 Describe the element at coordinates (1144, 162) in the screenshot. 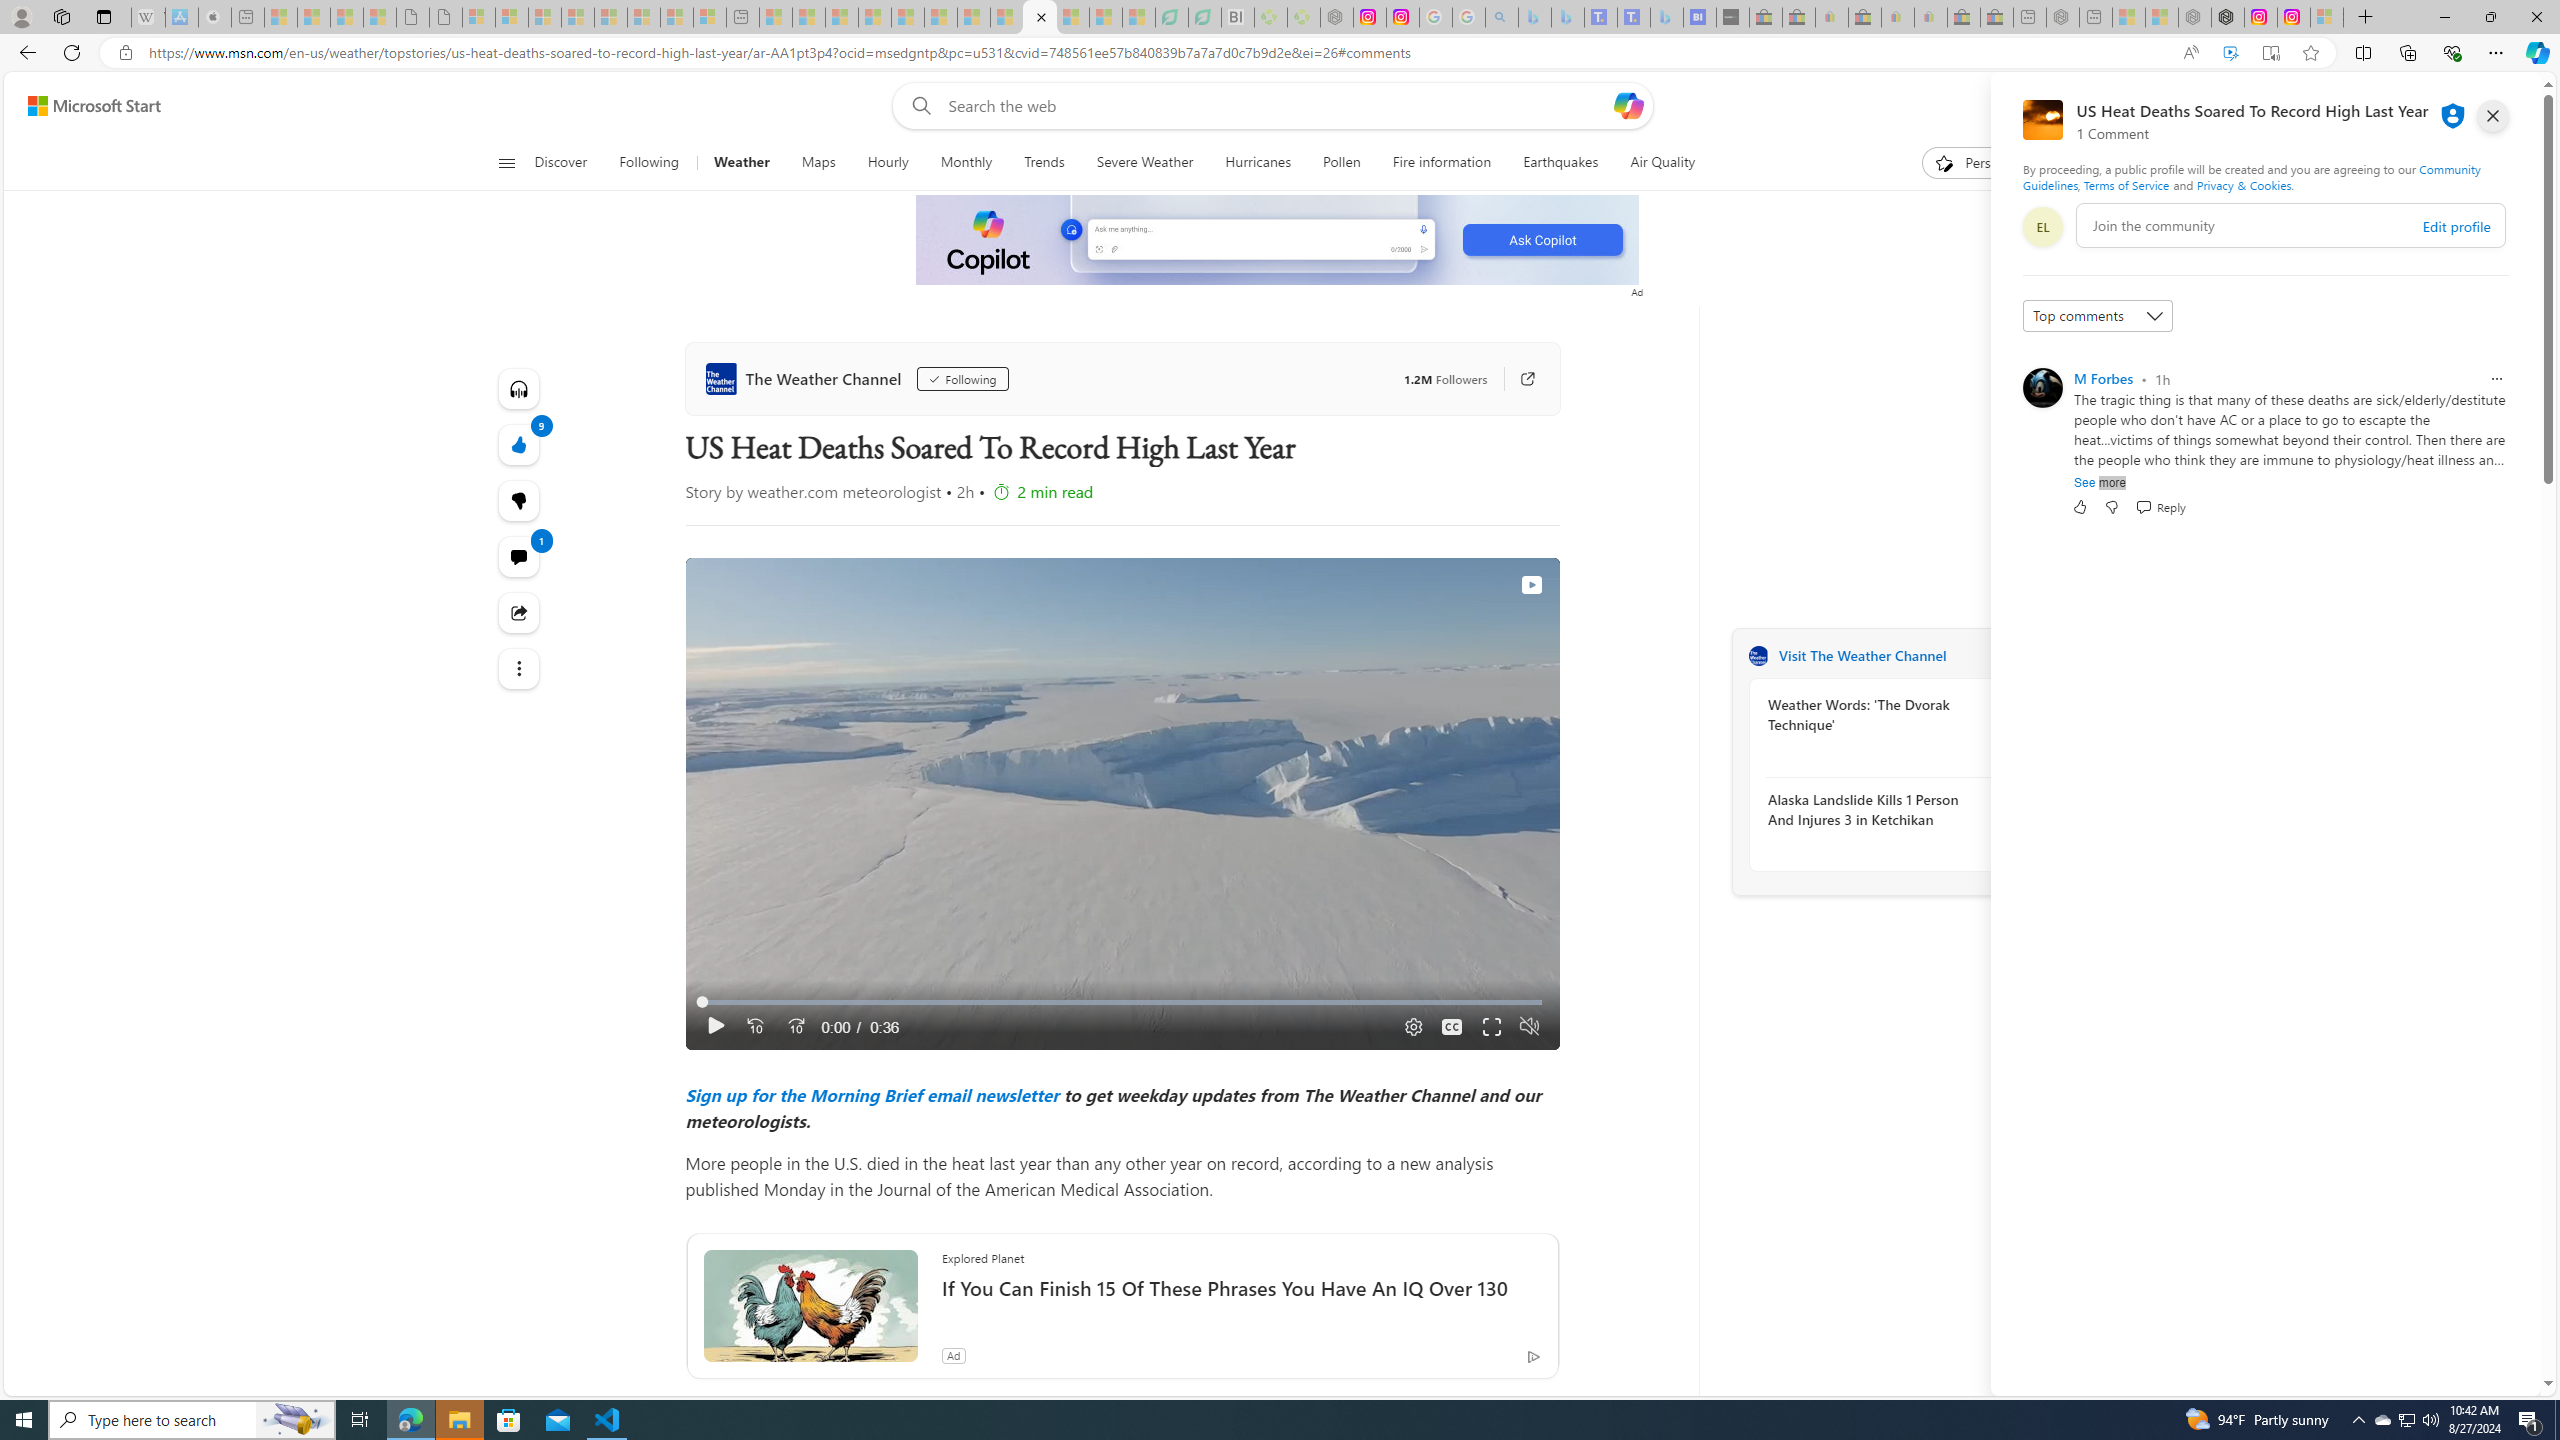

I see `'Severe Weather'` at that location.